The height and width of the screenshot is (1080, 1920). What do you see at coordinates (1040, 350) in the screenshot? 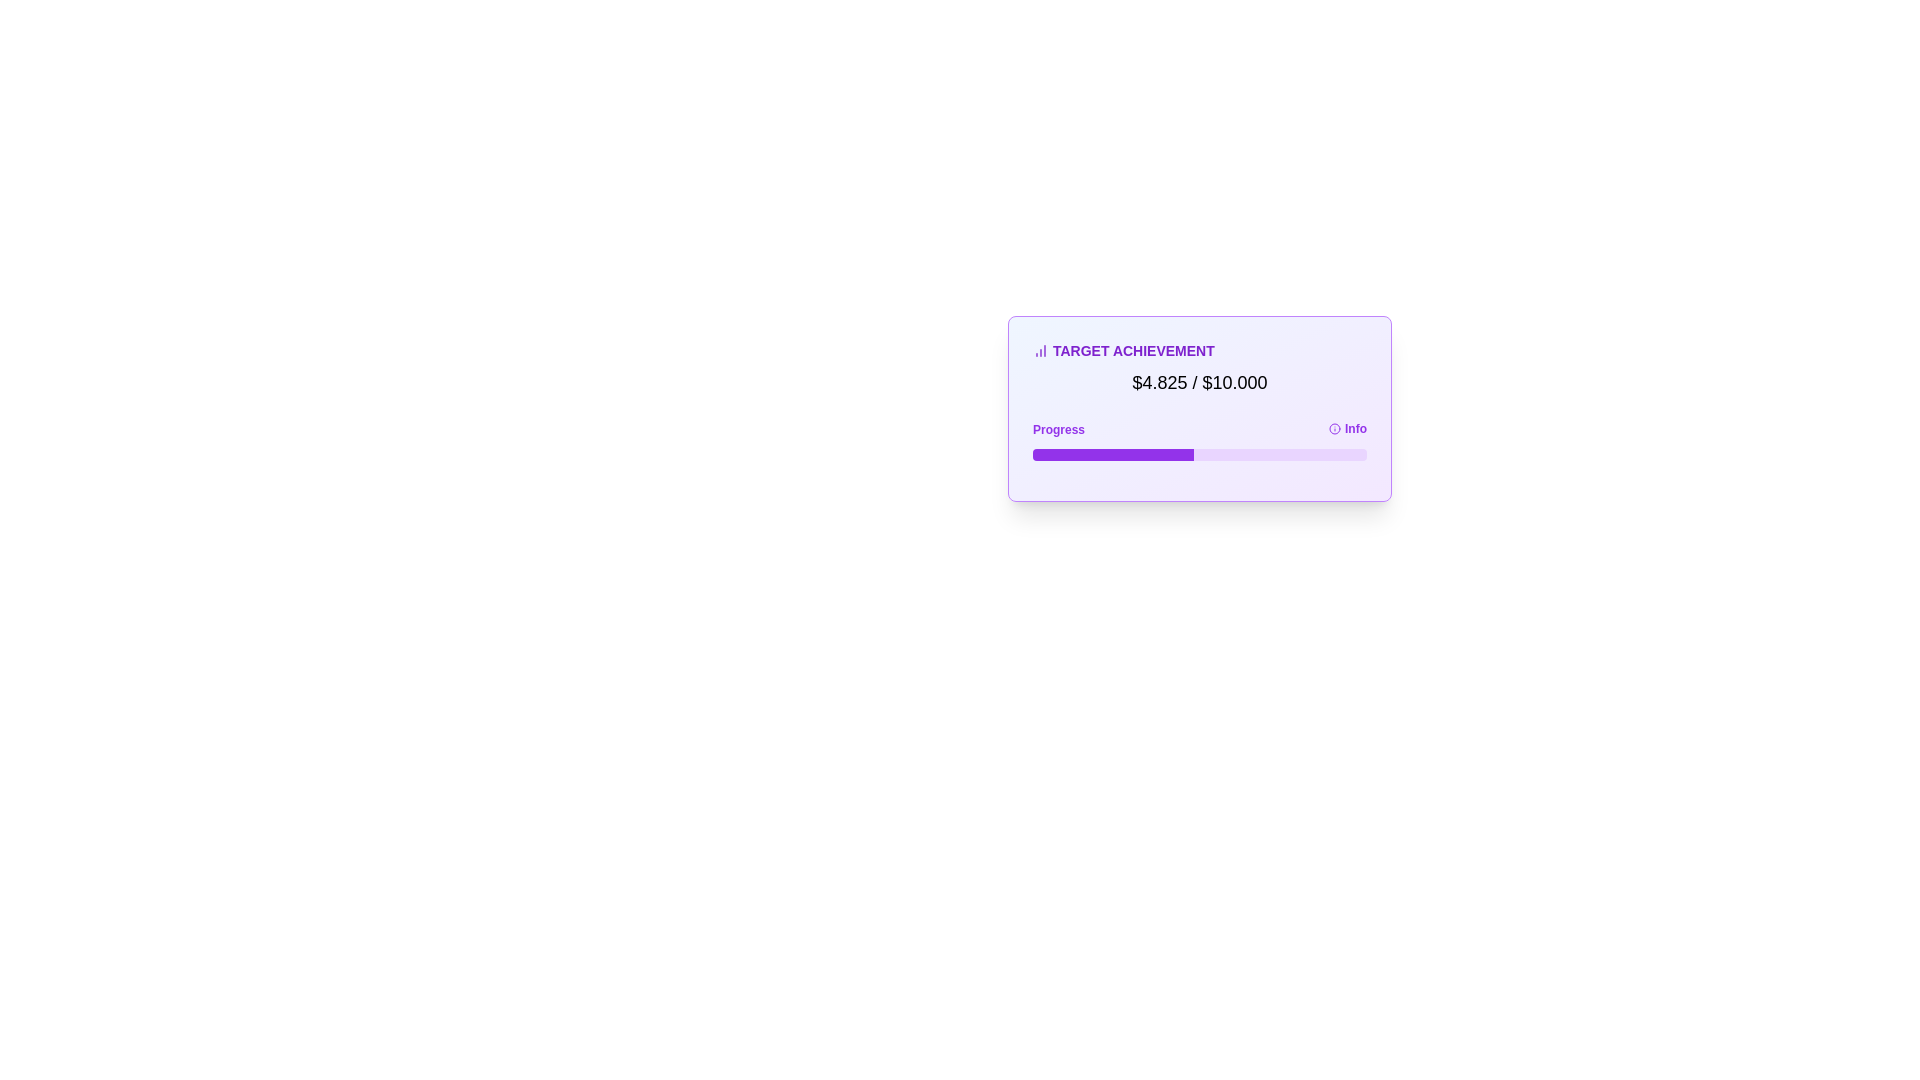
I see `the performance or progress metrics icon located slightly to the left of the 'Target Achievement' title, which is styled in bold, uppercase purple text` at bounding box center [1040, 350].